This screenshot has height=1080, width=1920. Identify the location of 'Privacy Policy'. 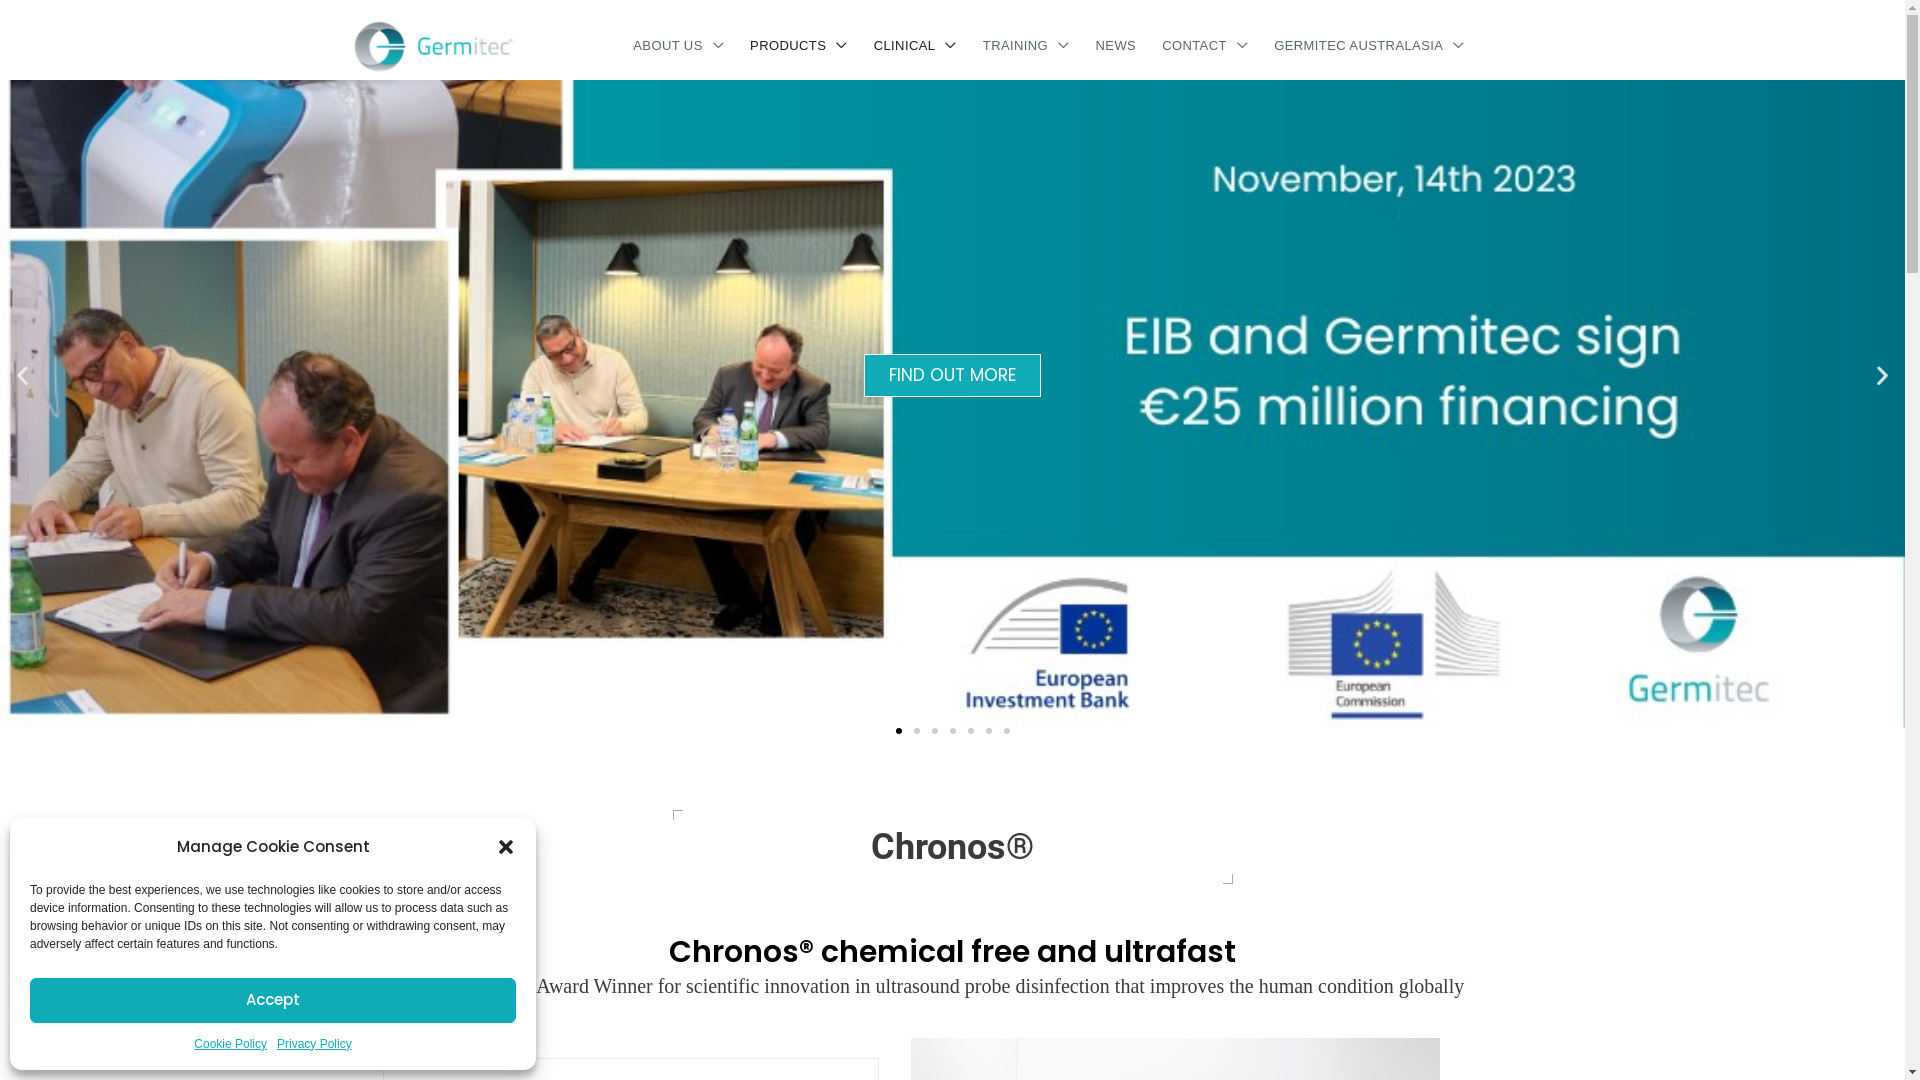
(276, 1043).